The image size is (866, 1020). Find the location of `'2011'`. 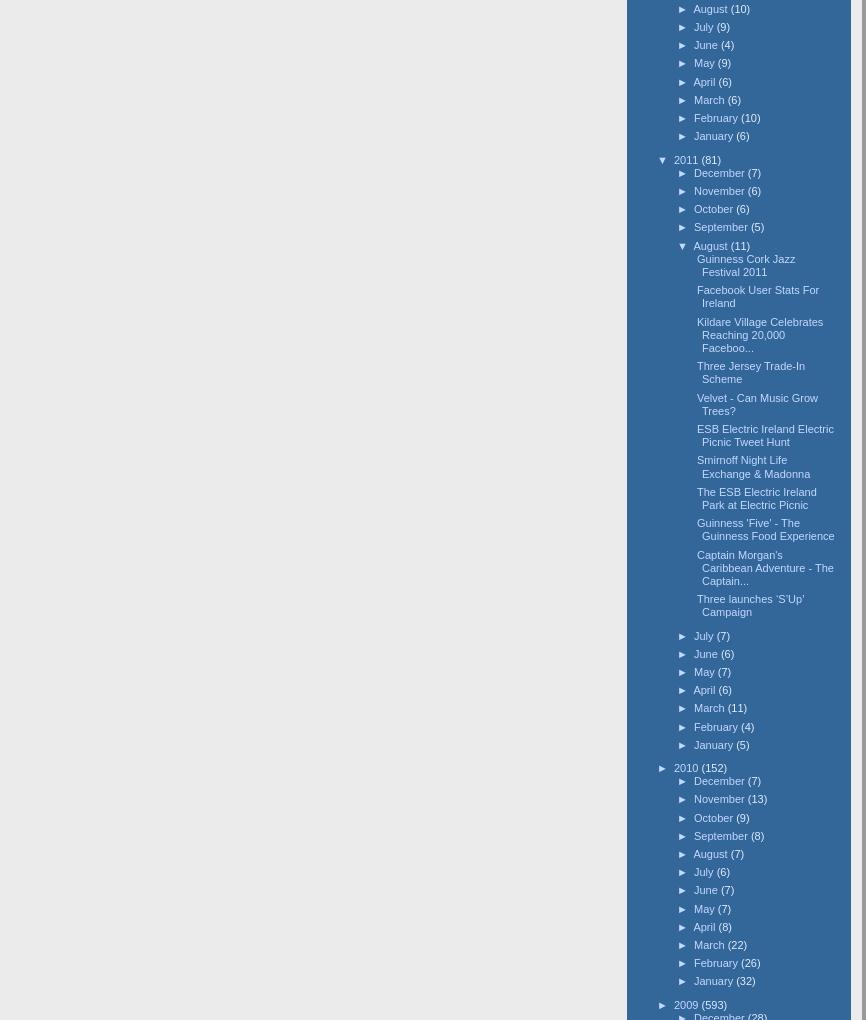

'2011' is located at coordinates (686, 159).